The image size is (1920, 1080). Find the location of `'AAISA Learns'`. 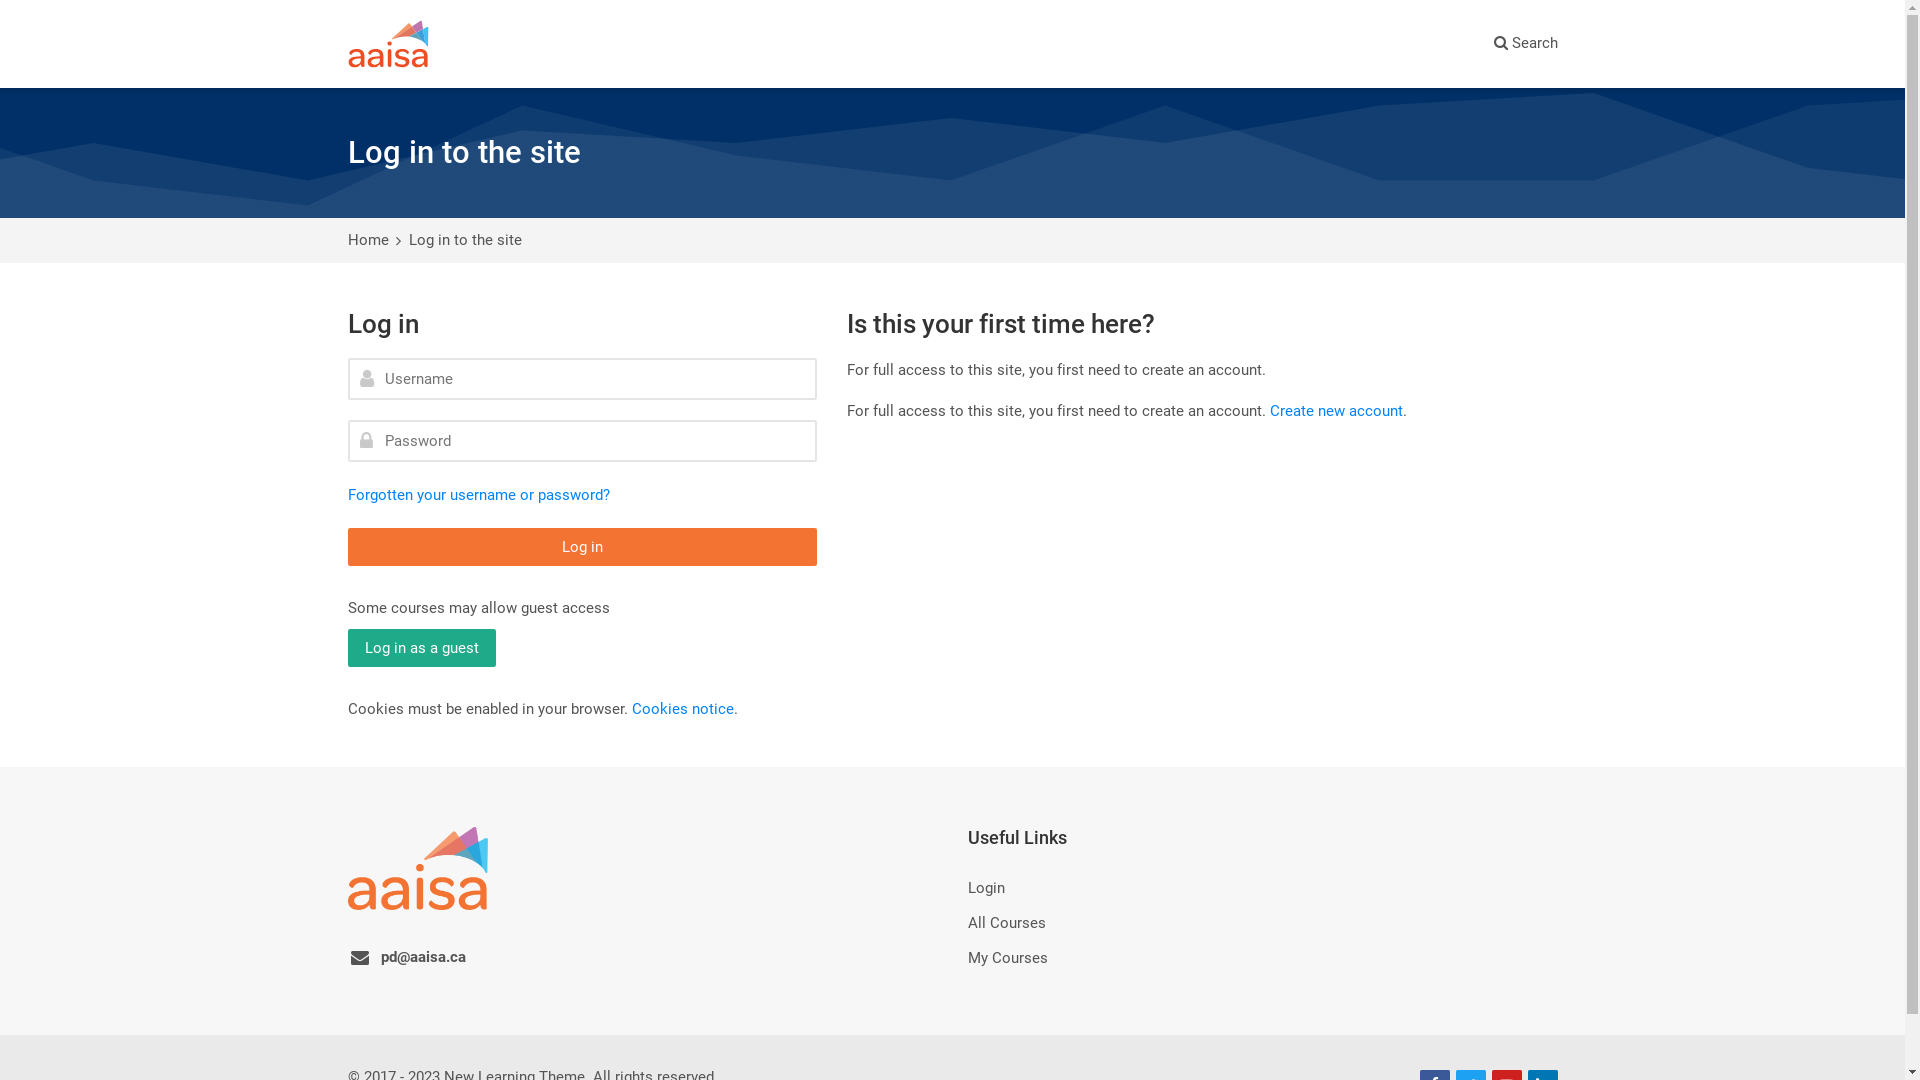

'AAISA Learns' is located at coordinates (388, 43).